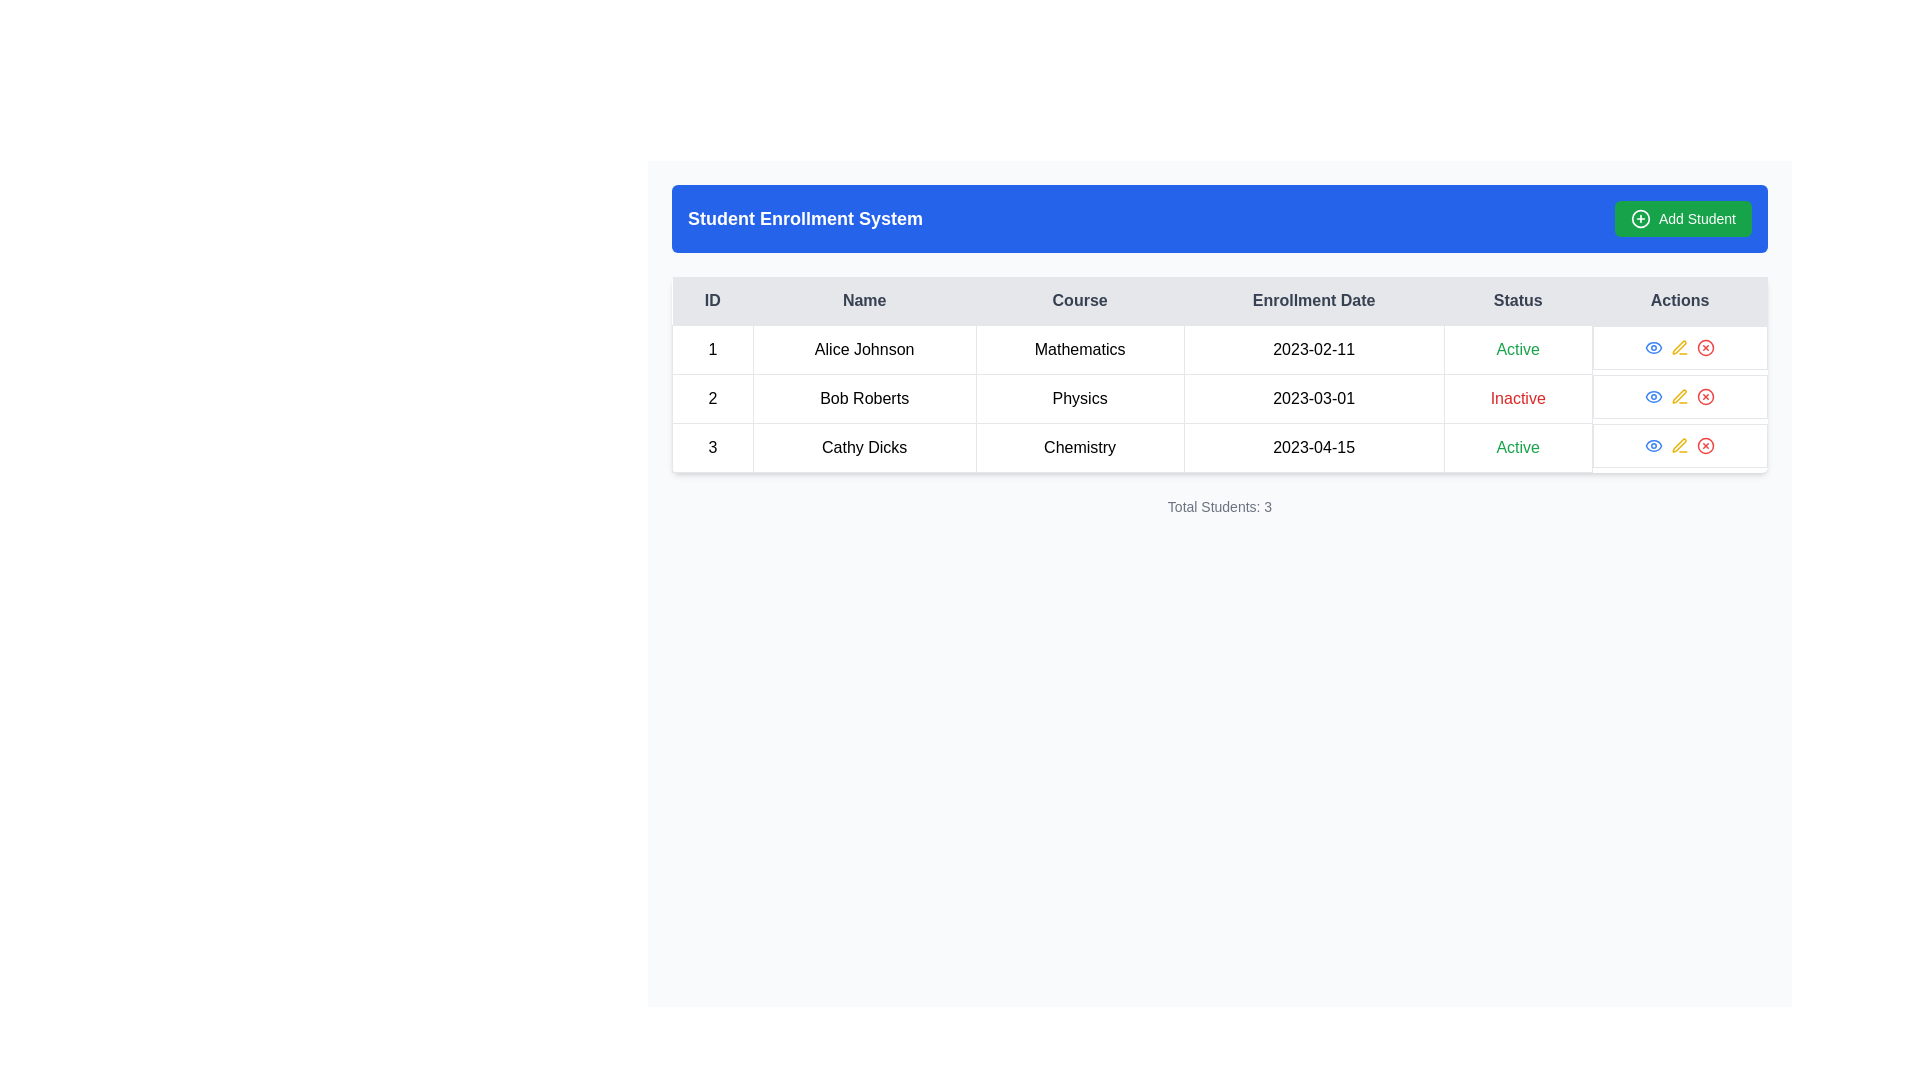  Describe the element at coordinates (1314, 301) in the screenshot. I see `the table header text 'Enrollment Date', which is bold and centered, located between 'Course' and 'Status'` at that location.